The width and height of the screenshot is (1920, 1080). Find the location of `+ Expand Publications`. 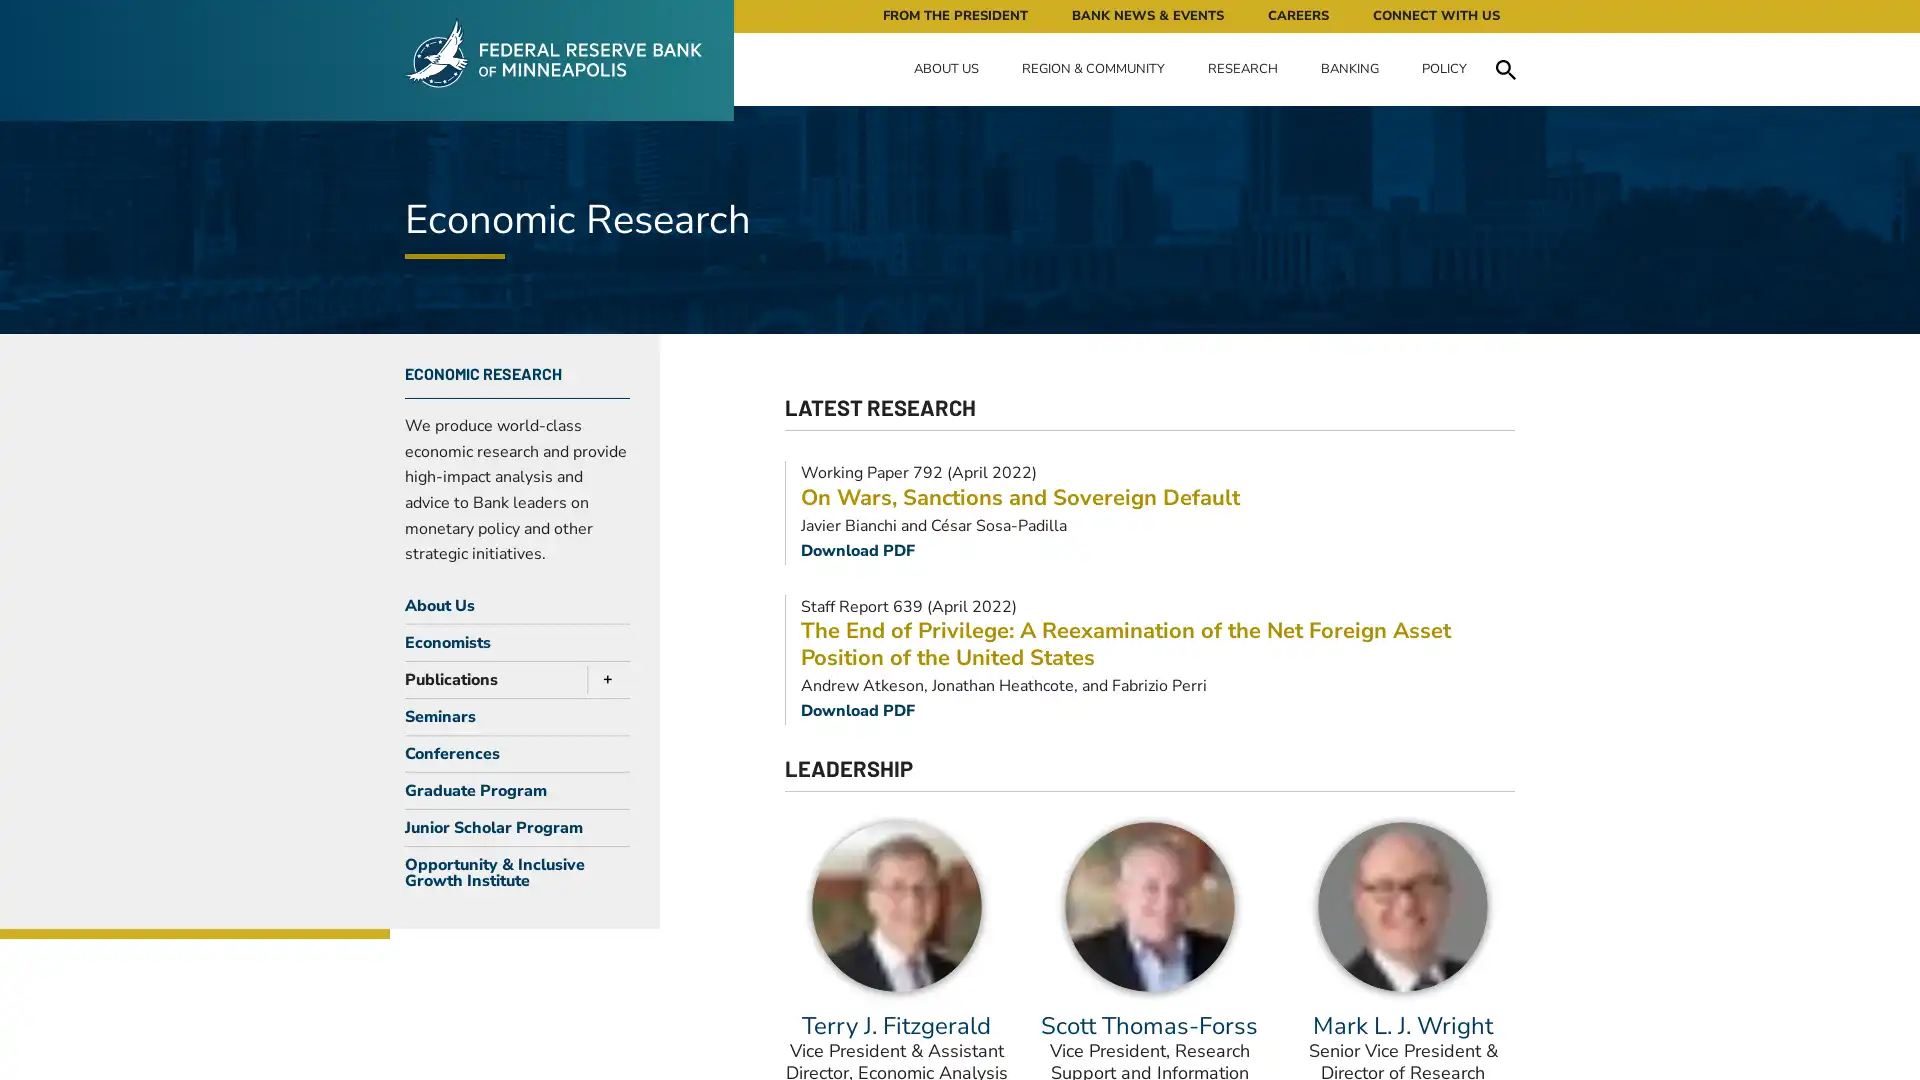

+ Expand Publications is located at coordinates (602, 677).